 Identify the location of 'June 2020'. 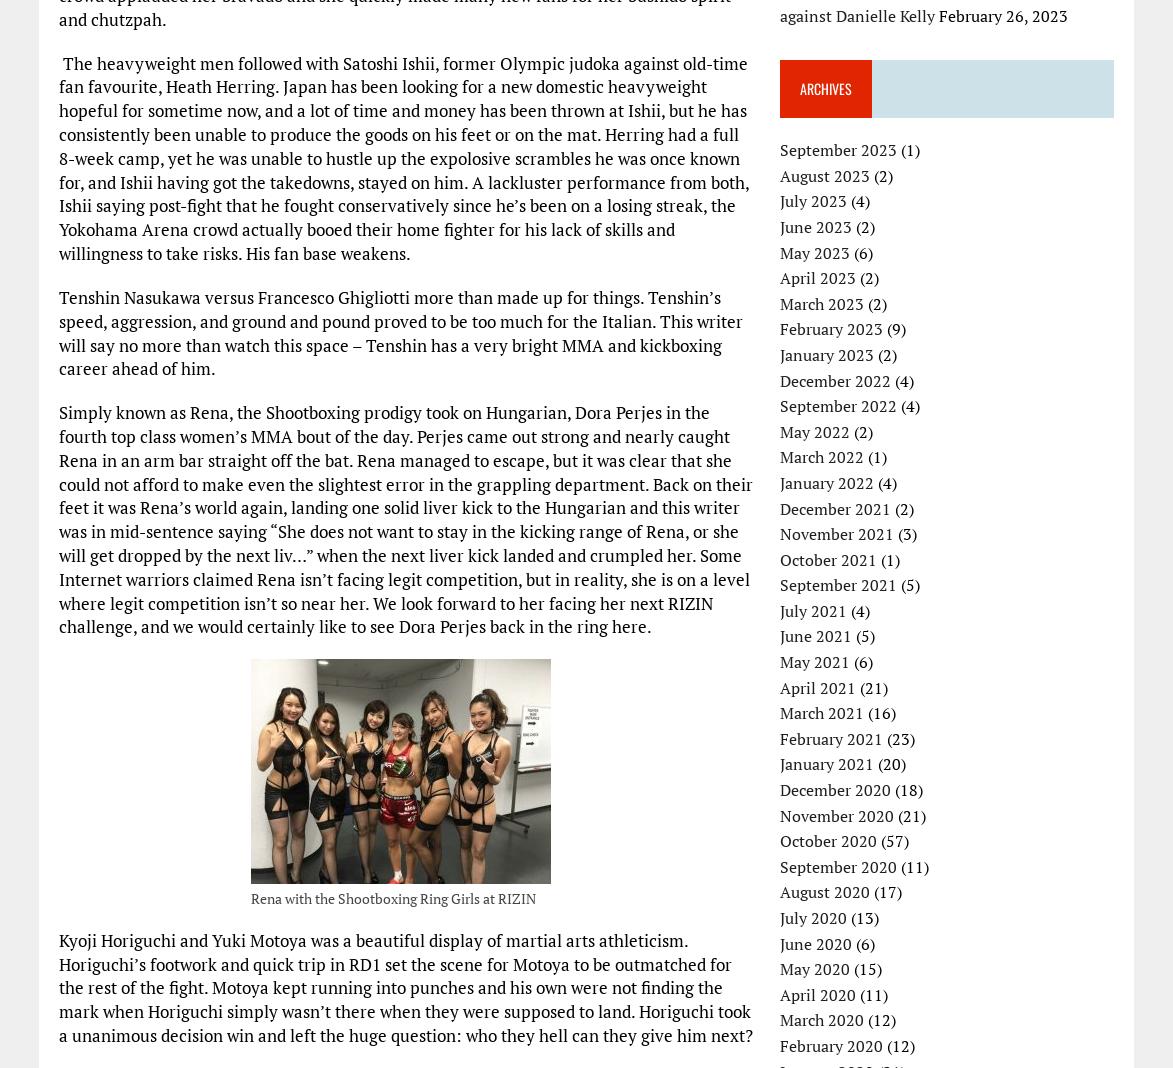
(816, 943).